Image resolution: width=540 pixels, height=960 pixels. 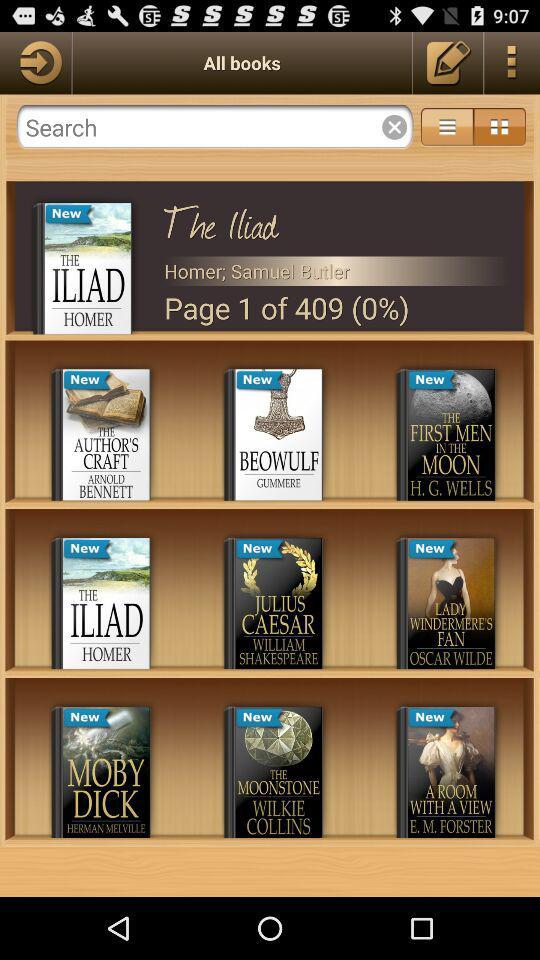 What do you see at coordinates (336, 270) in the screenshot?
I see `item below the iliad icon` at bounding box center [336, 270].